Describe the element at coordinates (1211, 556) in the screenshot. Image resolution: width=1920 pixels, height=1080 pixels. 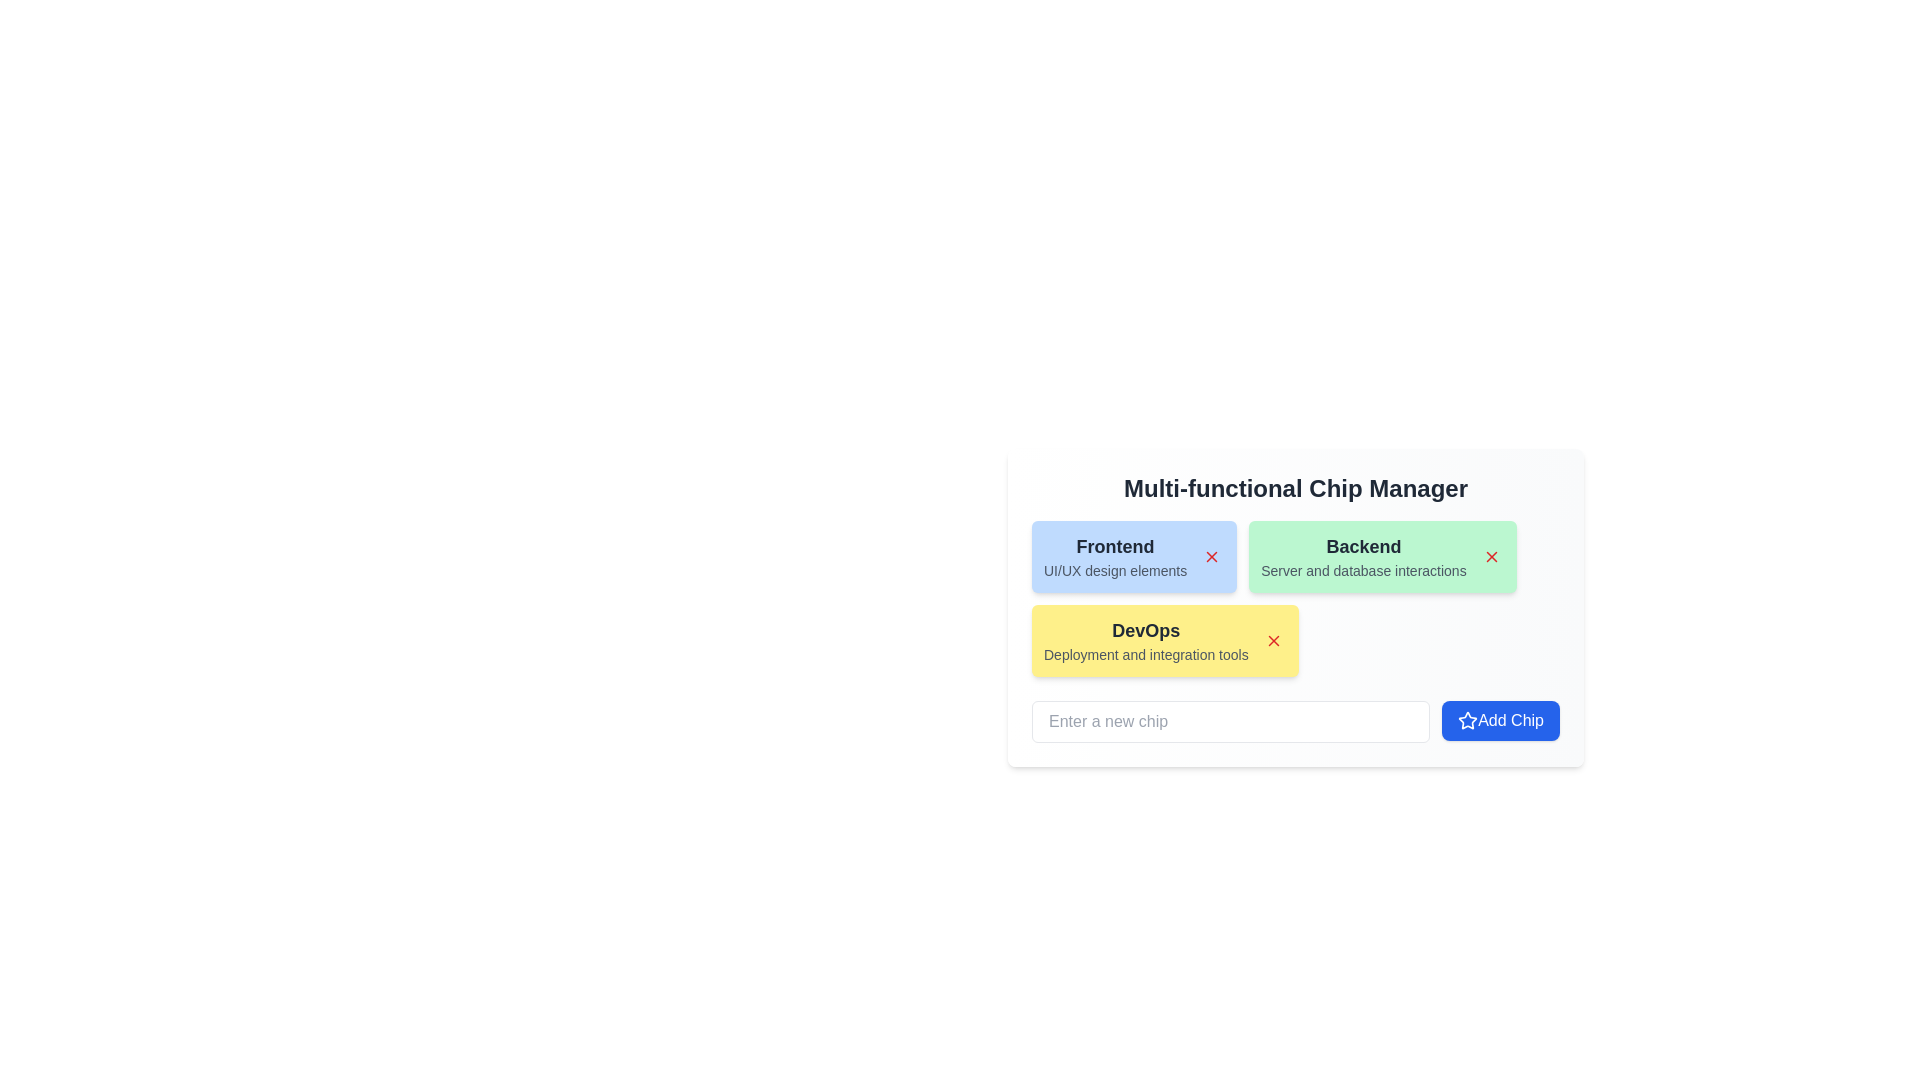
I see `the Close Icon, a small red 'X' located at the top-right corner of the blue 'Frontend' card` at that location.